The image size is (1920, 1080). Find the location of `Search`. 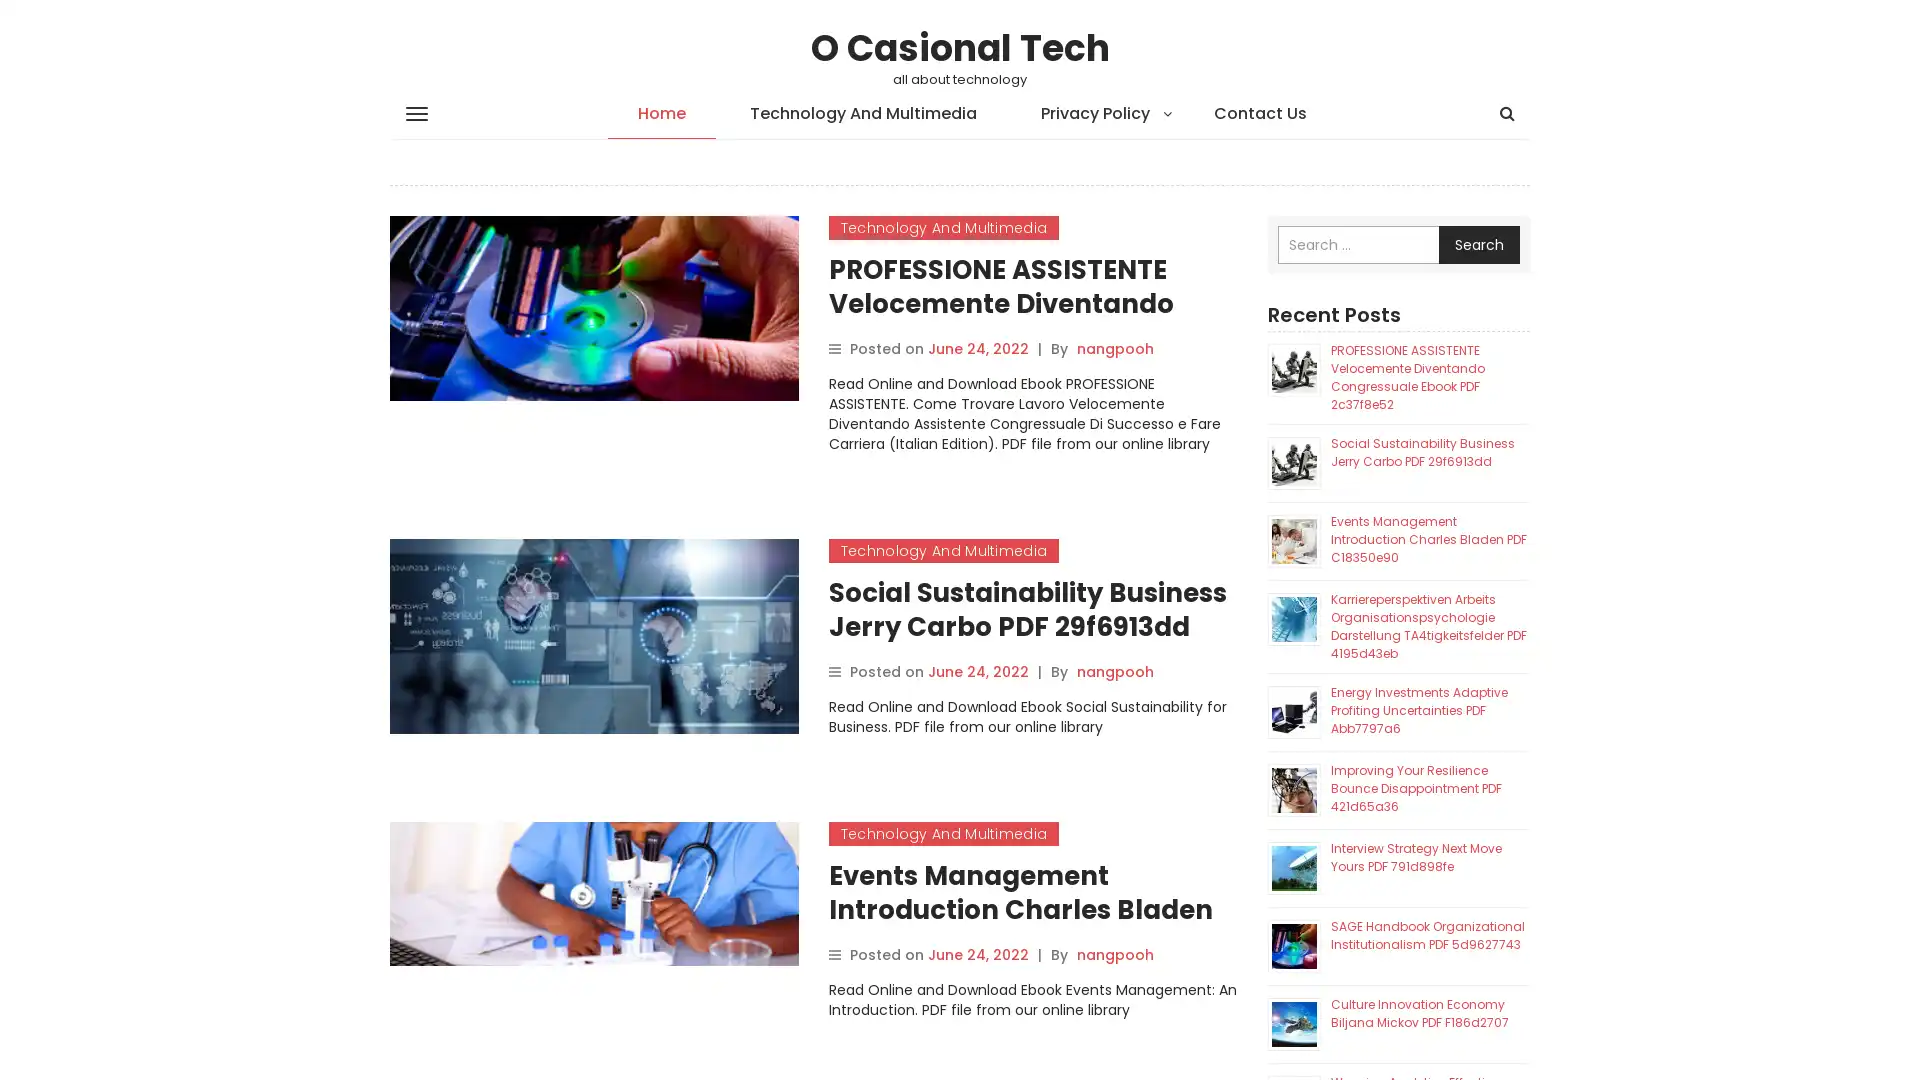

Search is located at coordinates (1479, 244).